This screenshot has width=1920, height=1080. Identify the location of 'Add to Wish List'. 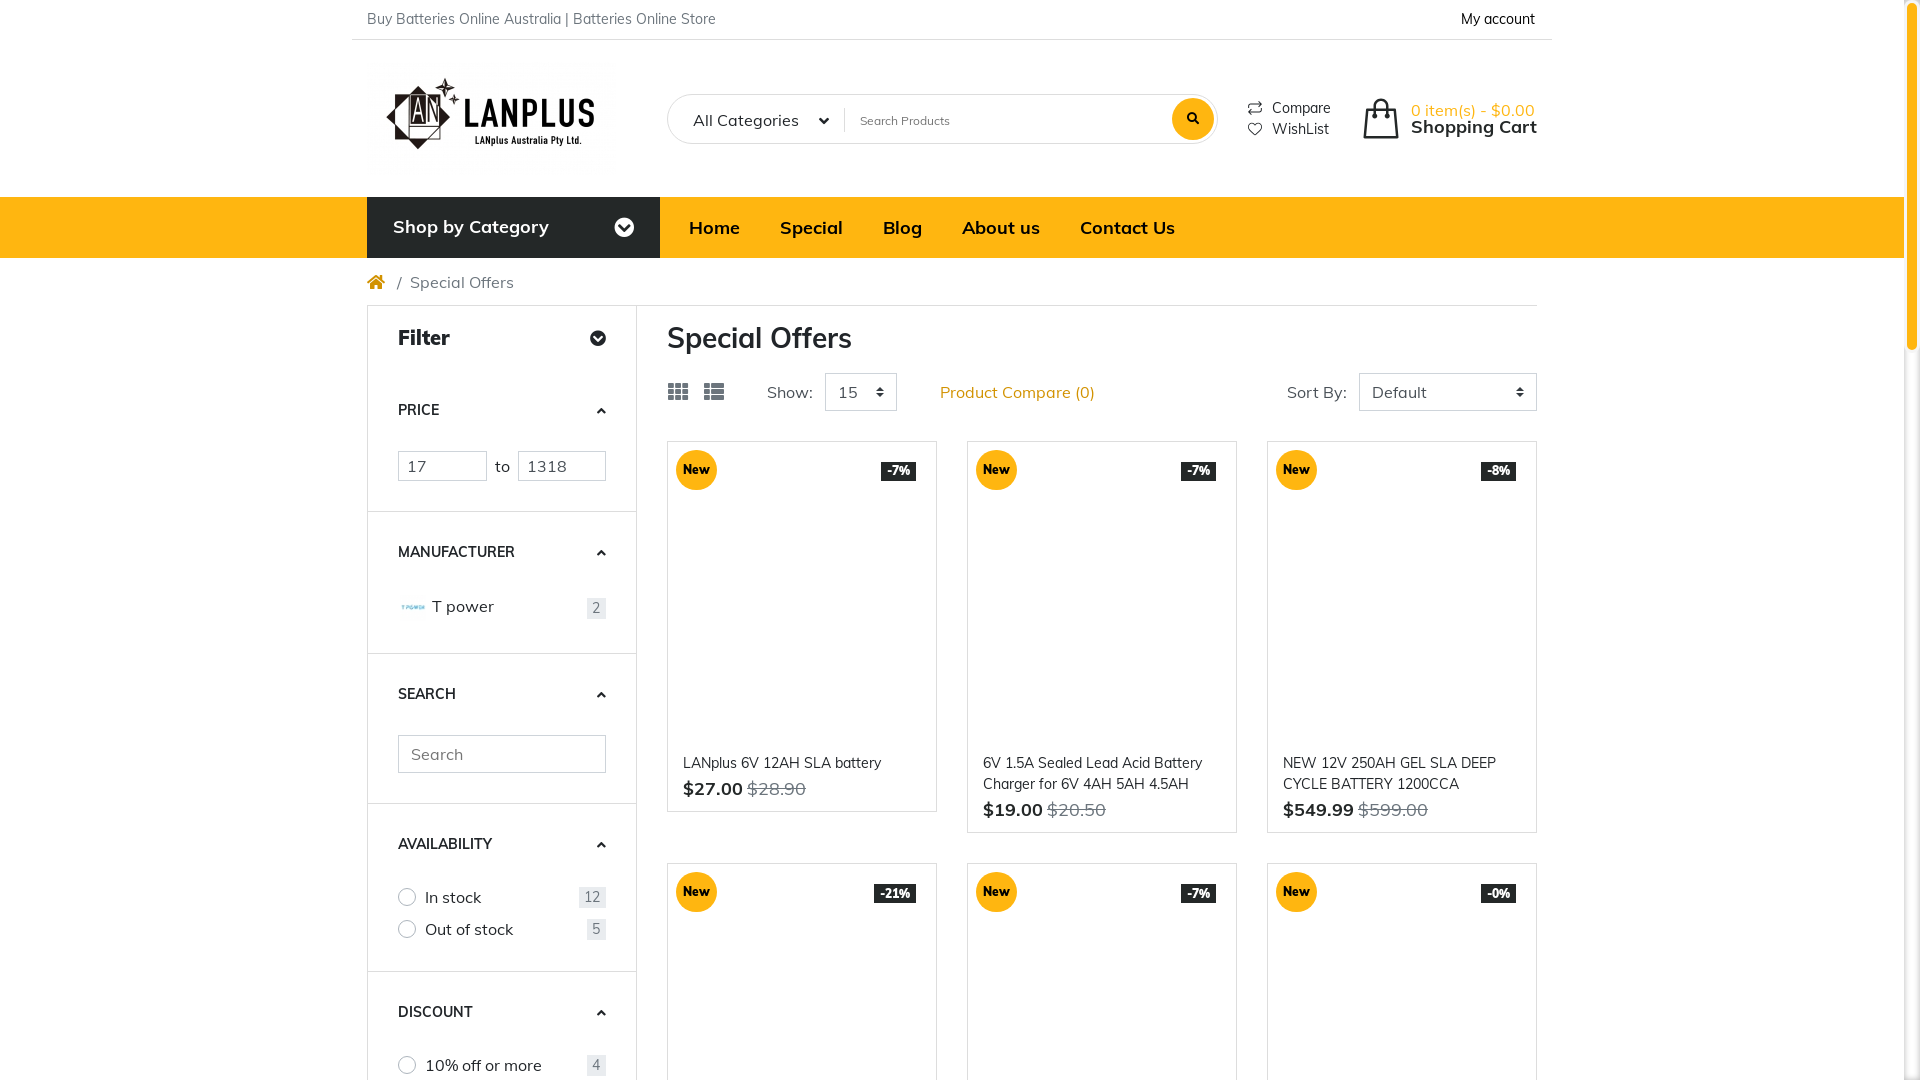
(1079, 844).